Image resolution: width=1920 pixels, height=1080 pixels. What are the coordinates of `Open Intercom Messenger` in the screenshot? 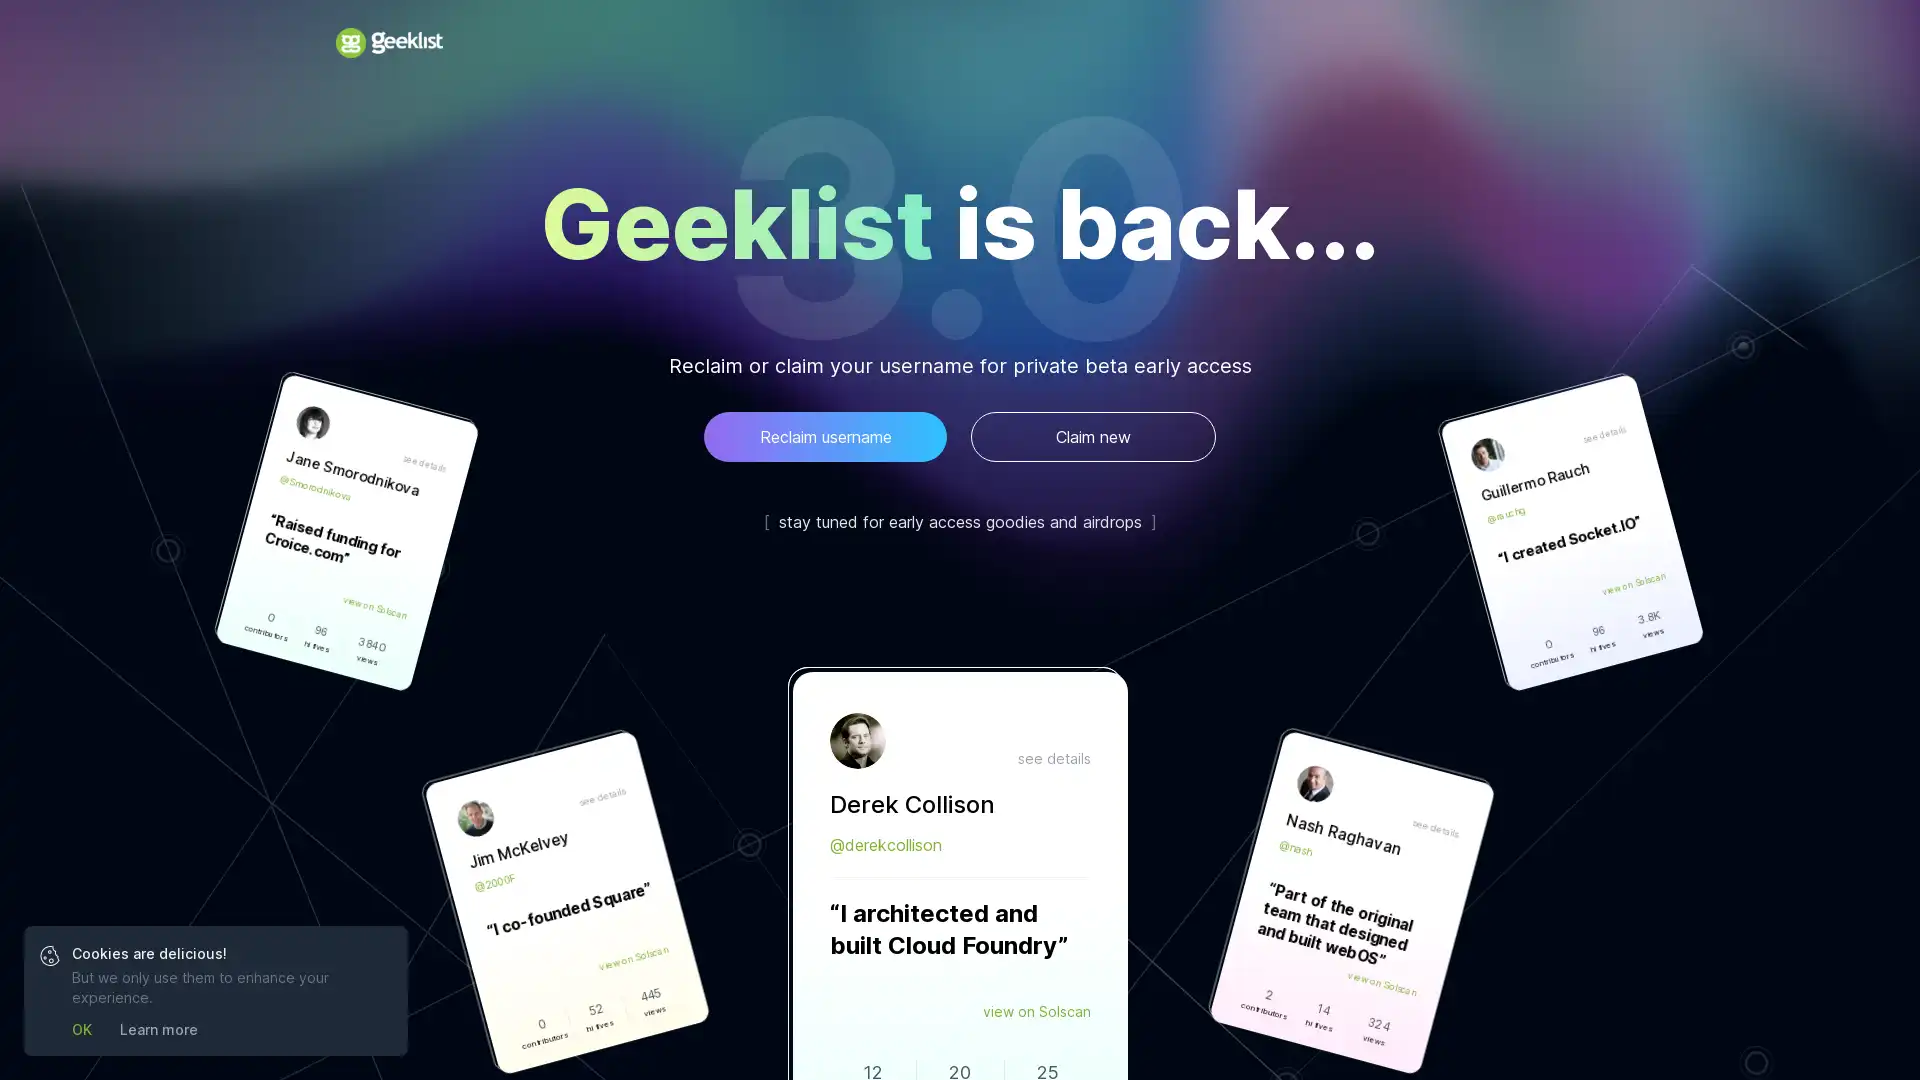 It's located at (1869, 1029).